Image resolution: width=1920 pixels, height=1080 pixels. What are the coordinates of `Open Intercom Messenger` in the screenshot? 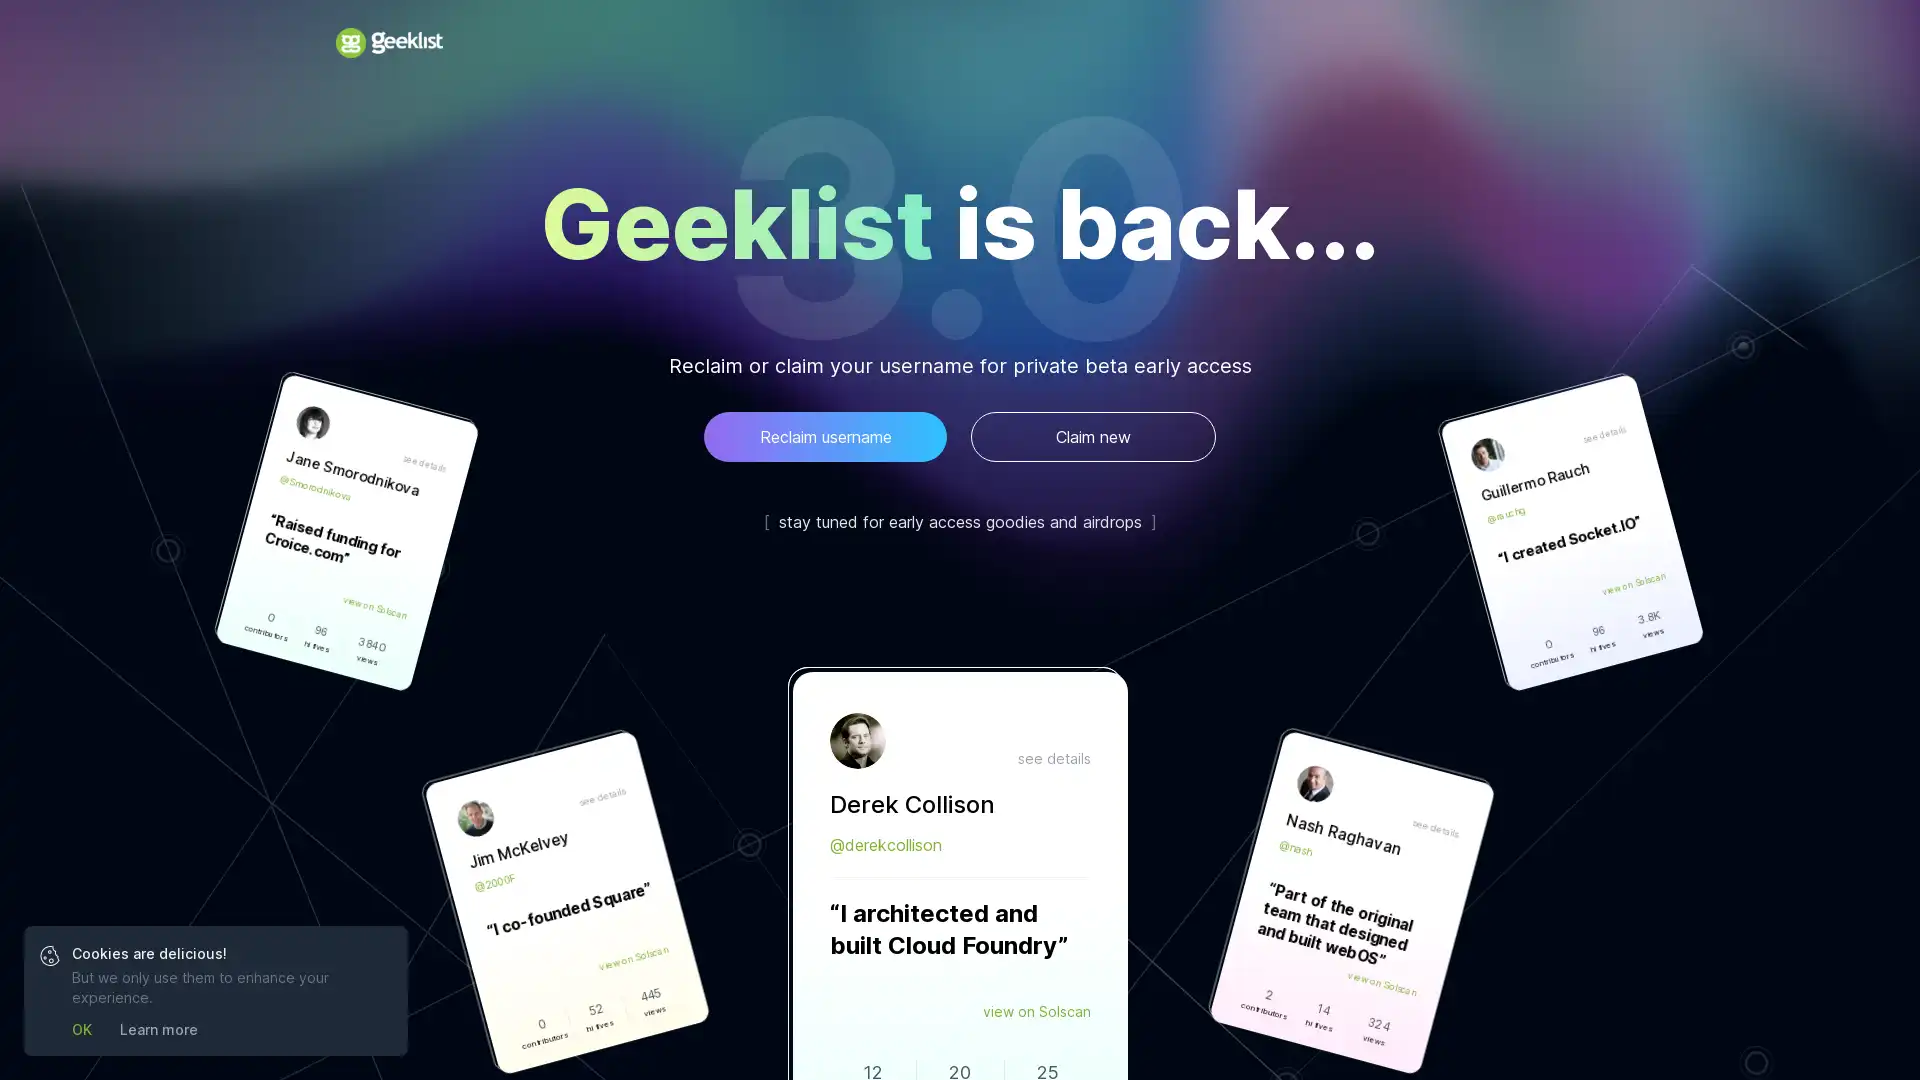 It's located at (1869, 1029).